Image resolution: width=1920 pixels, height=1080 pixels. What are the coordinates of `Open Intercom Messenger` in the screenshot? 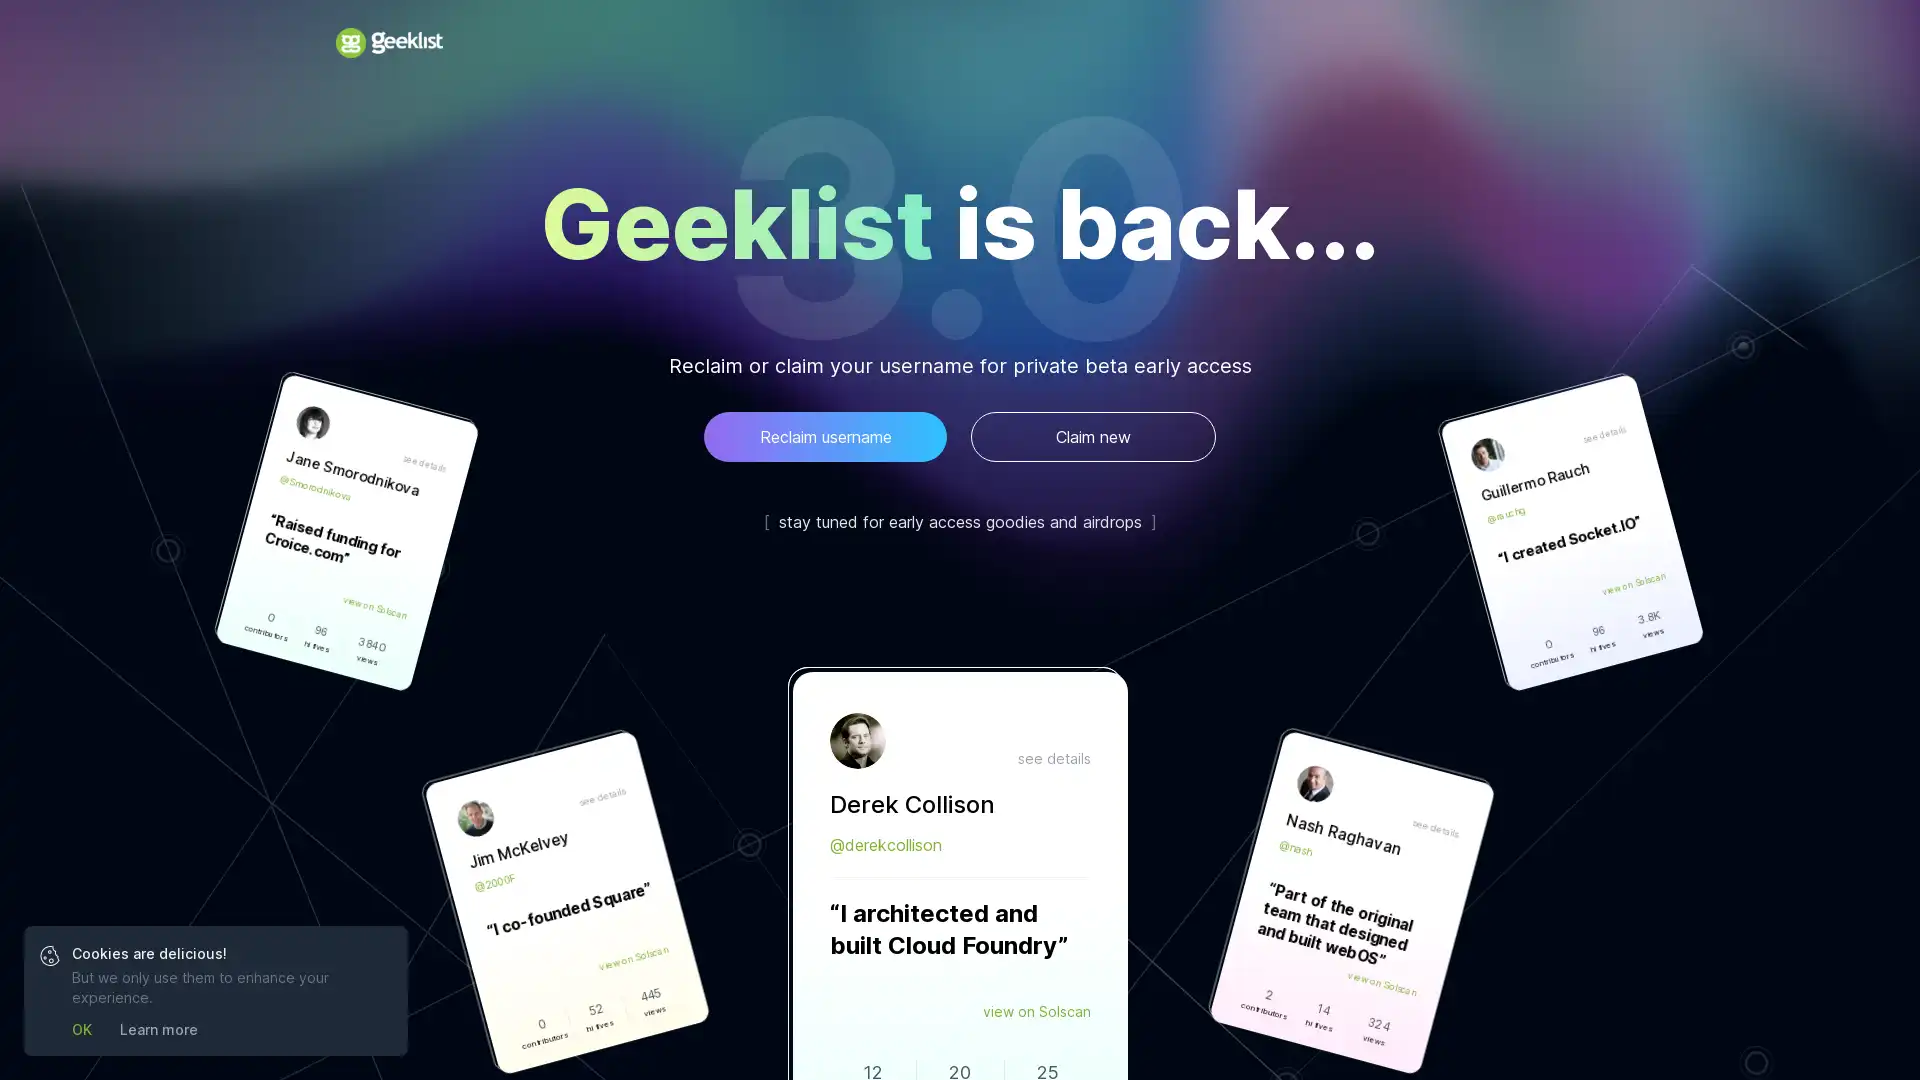 It's located at (1869, 1029).